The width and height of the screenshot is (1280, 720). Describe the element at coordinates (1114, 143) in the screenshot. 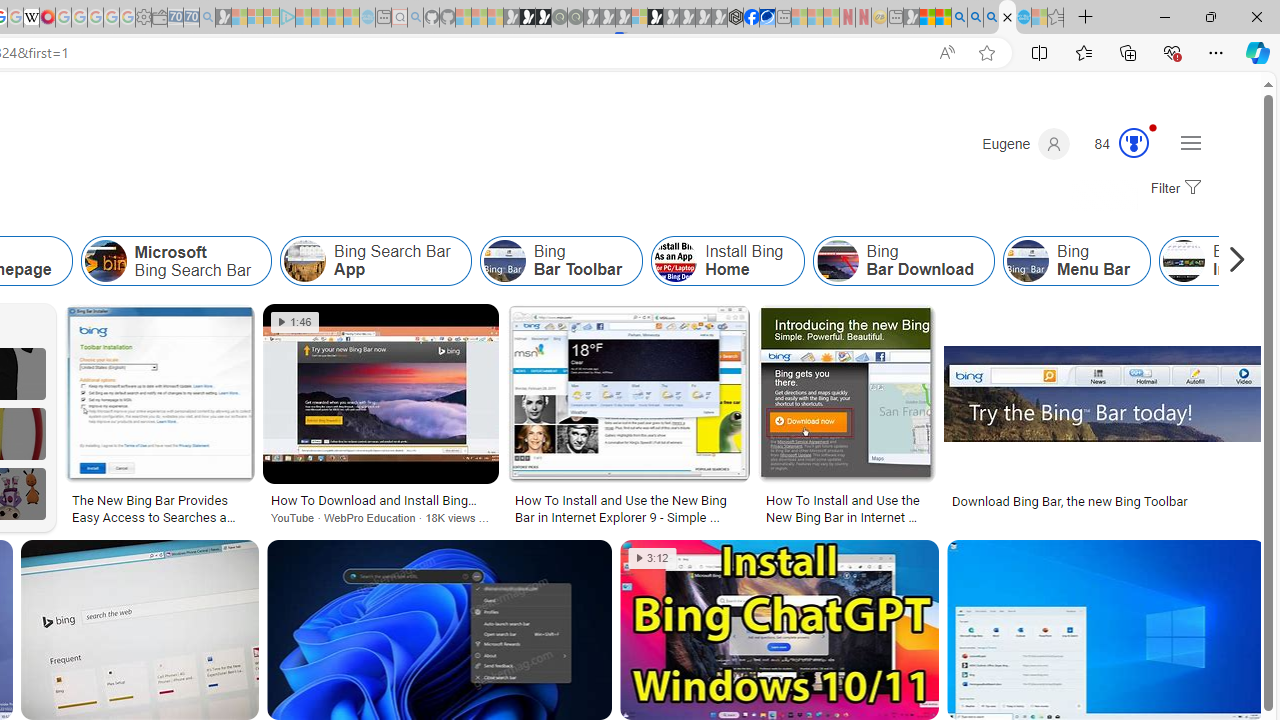

I see `'Microsoft Rewards 84'` at that location.